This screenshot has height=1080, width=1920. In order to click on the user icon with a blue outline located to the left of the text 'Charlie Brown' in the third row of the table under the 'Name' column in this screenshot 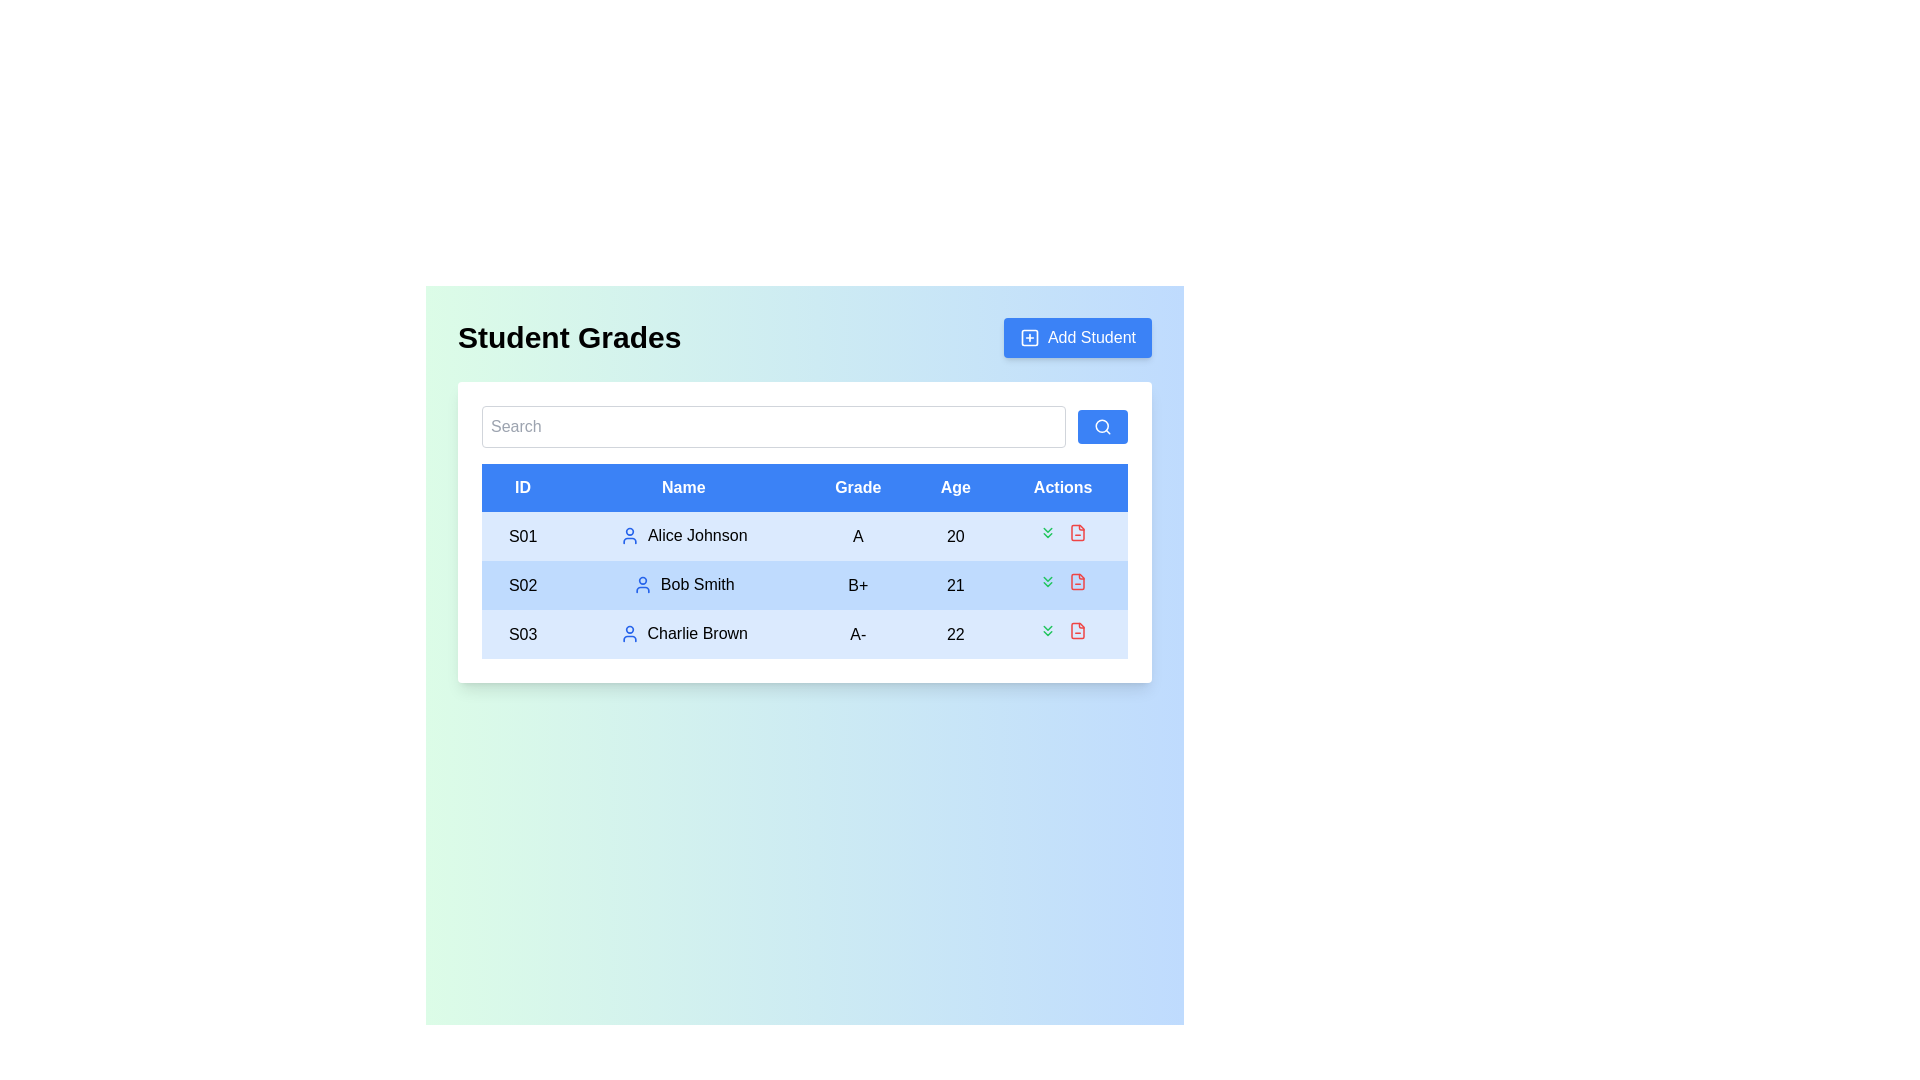, I will do `click(628, 633)`.